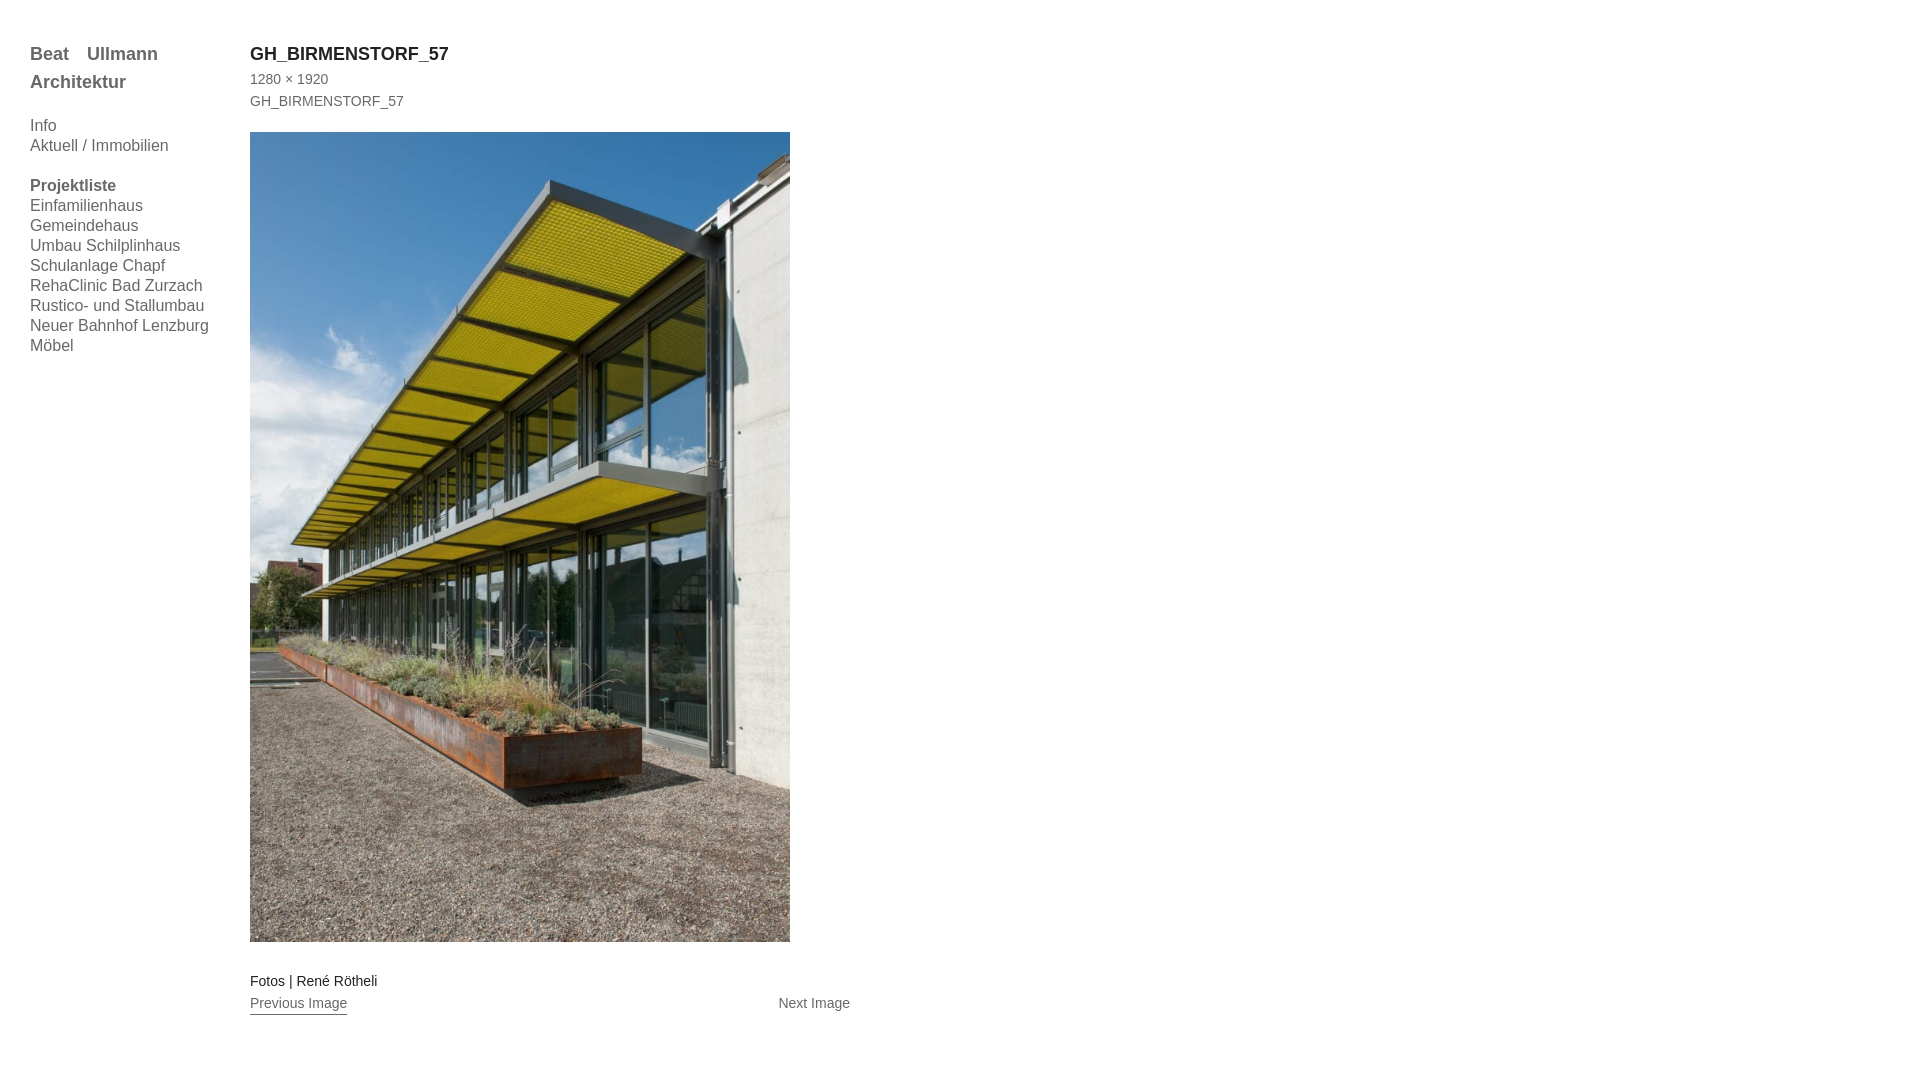 This screenshot has width=1920, height=1080. I want to click on 'Umbau Schilplinhaus', so click(29, 244).